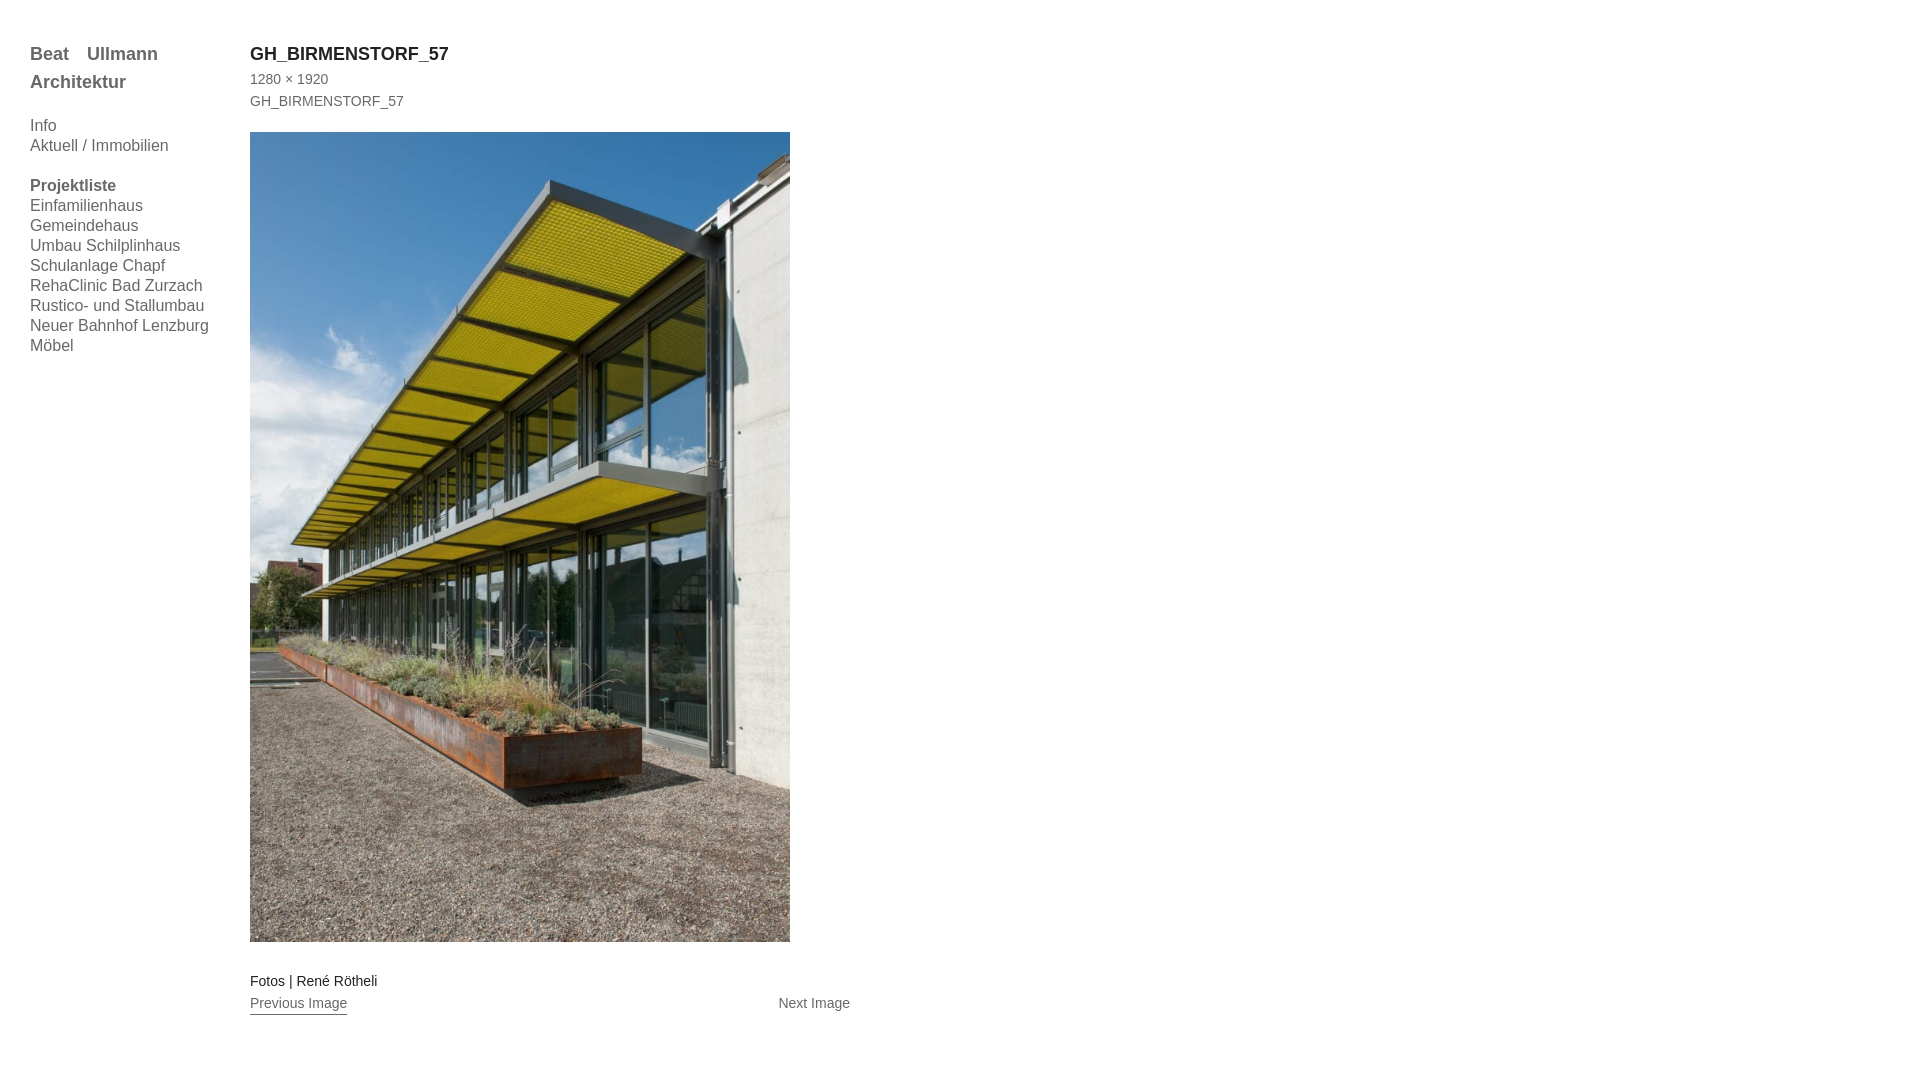 This screenshot has width=1920, height=1080. I want to click on 'Umbau Schilplinhaus', so click(29, 244).